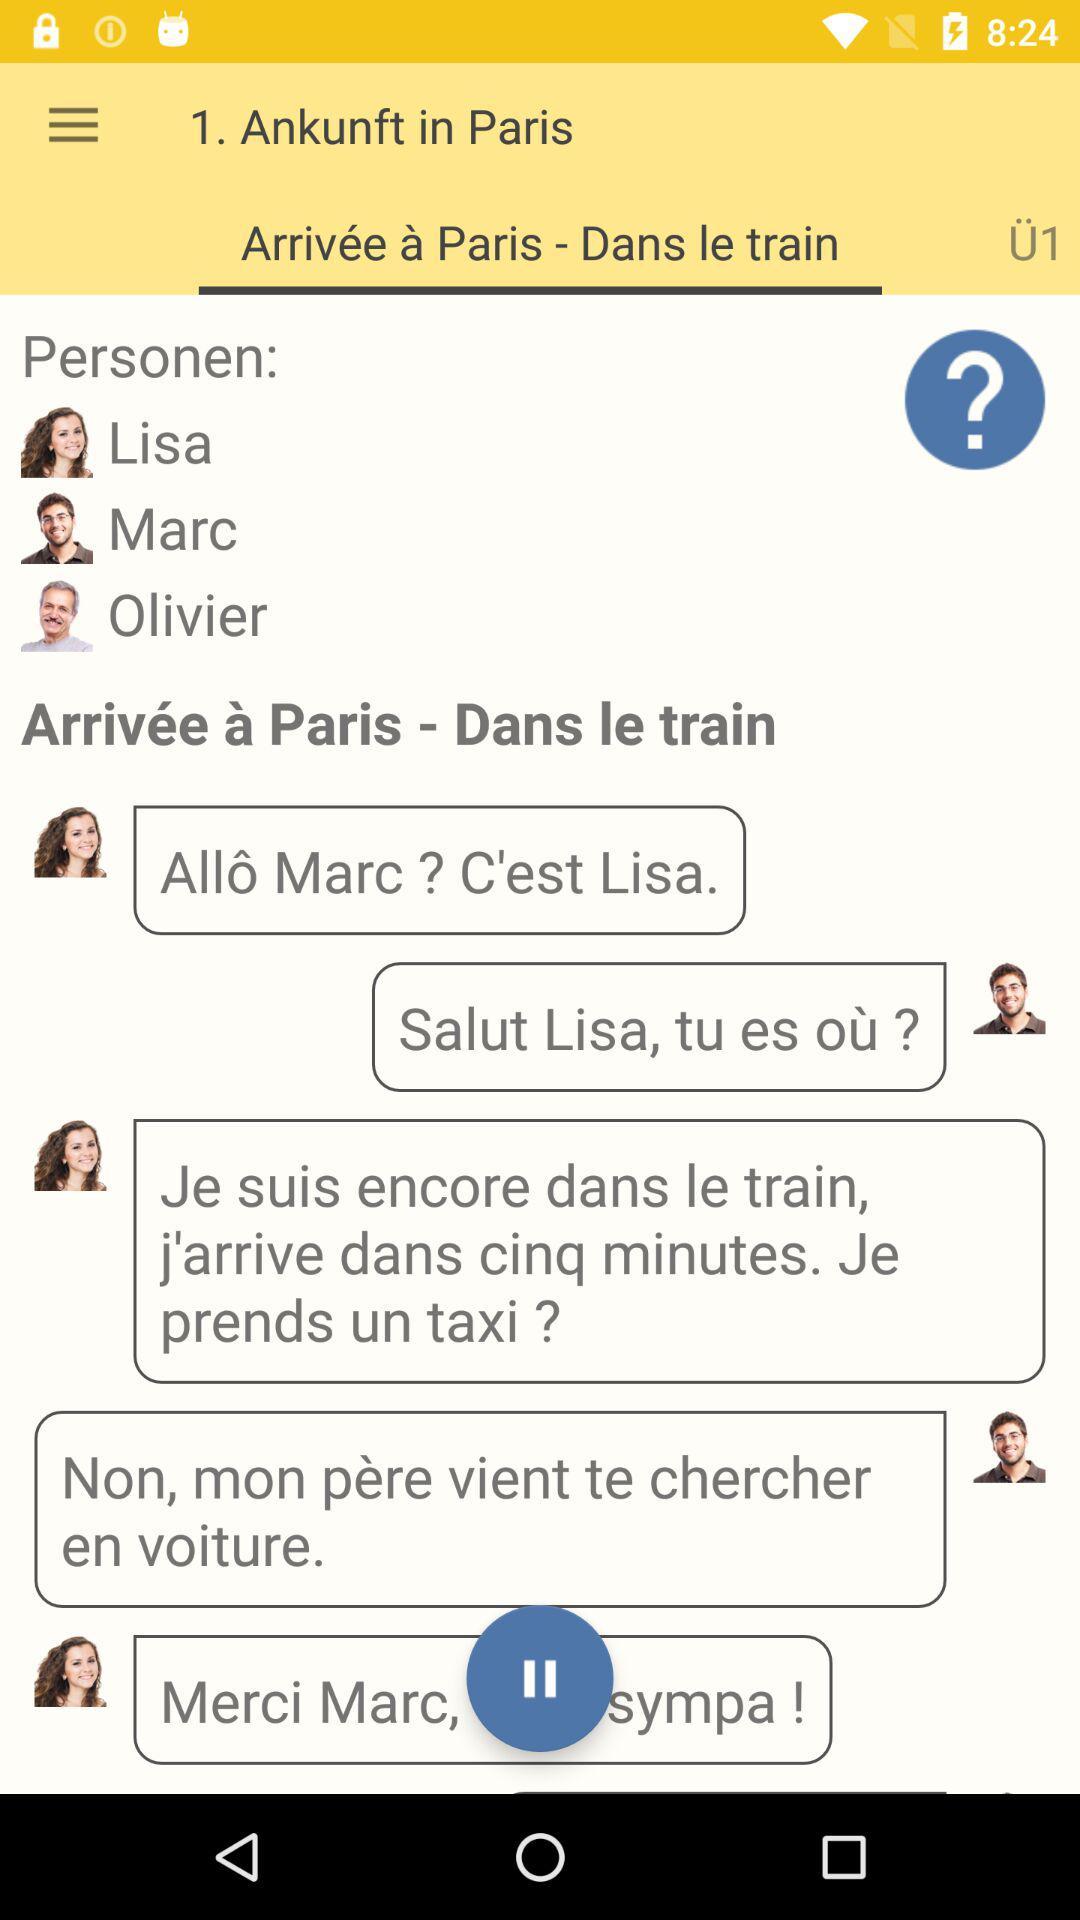 Image resolution: width=1080 pixels, height=1920 pixels. Describe the element at coordinates (1009, 1446) in the screenshot. I see `the avatar icon` at that location.